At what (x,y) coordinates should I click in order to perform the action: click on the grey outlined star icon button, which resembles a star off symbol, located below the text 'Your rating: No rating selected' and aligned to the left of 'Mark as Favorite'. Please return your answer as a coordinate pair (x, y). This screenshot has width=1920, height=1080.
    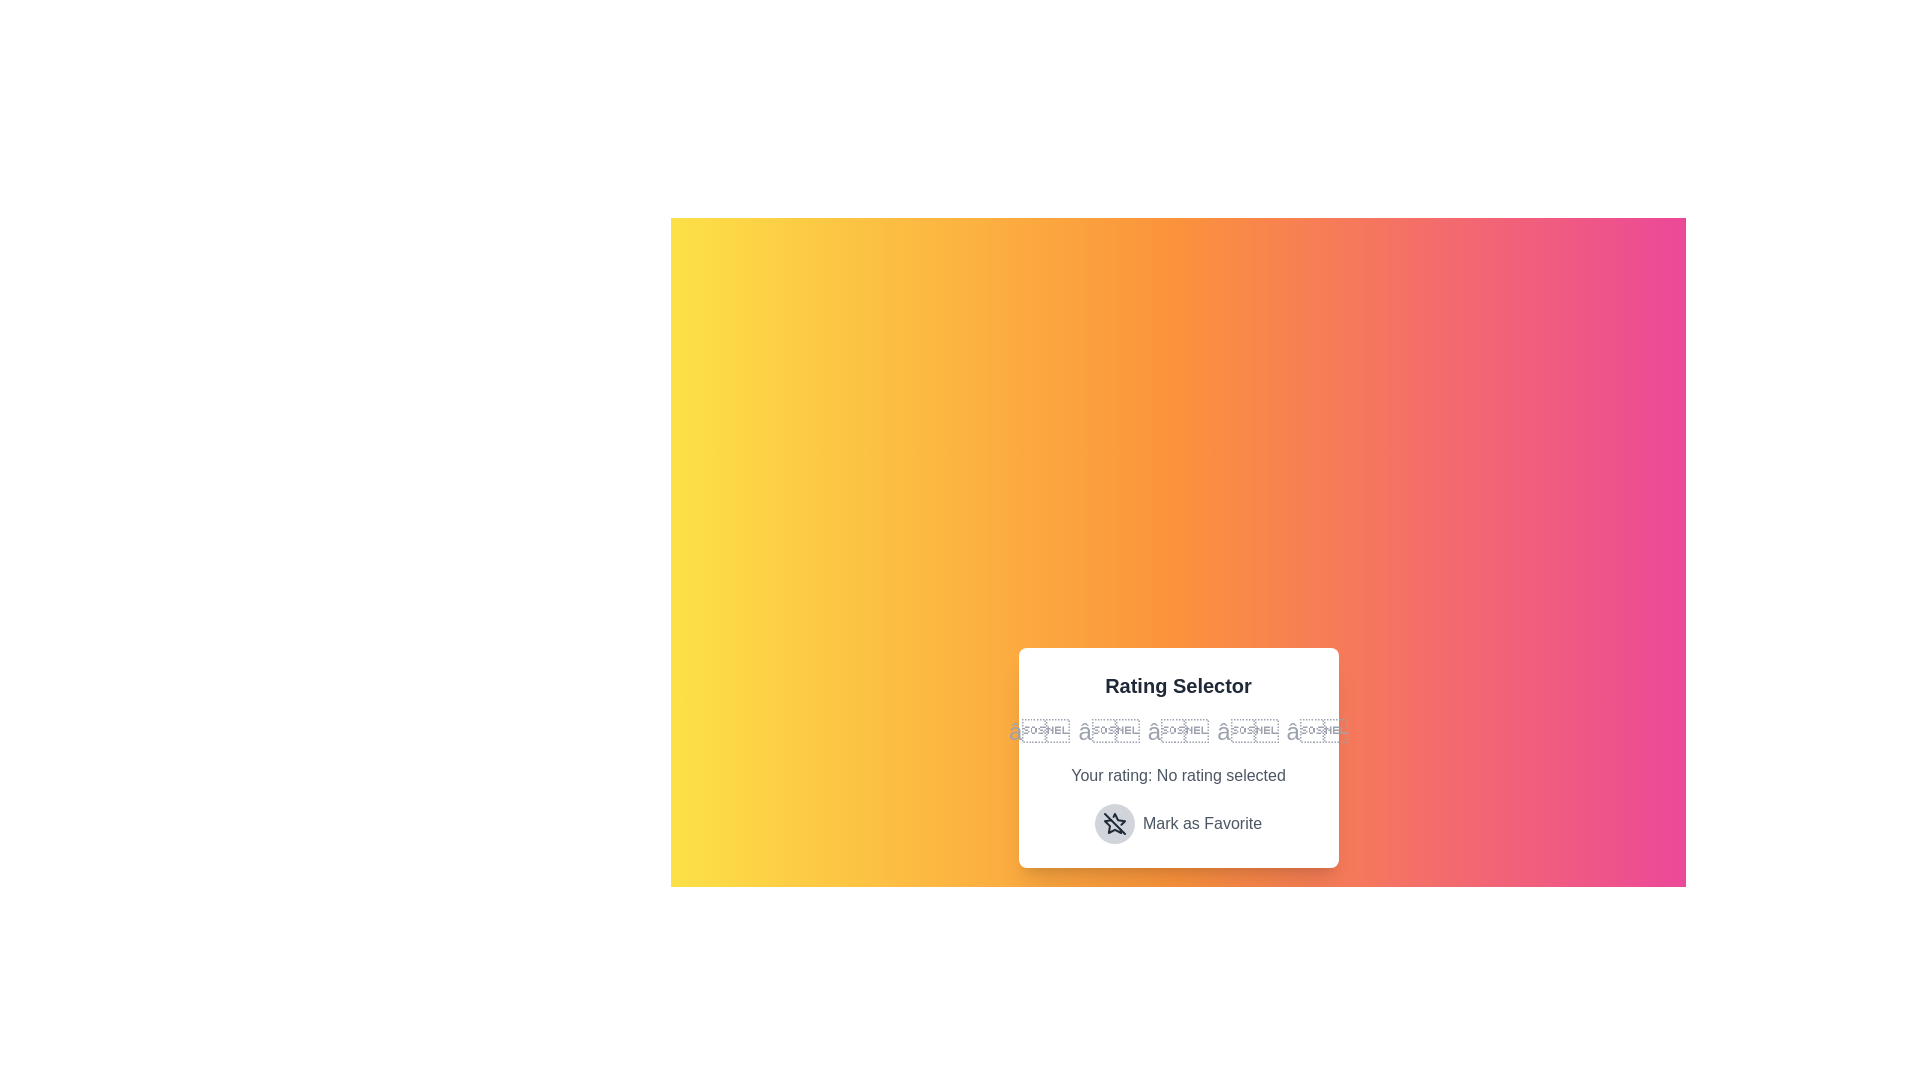
    Looking at the image, I should click on (1113, 824).